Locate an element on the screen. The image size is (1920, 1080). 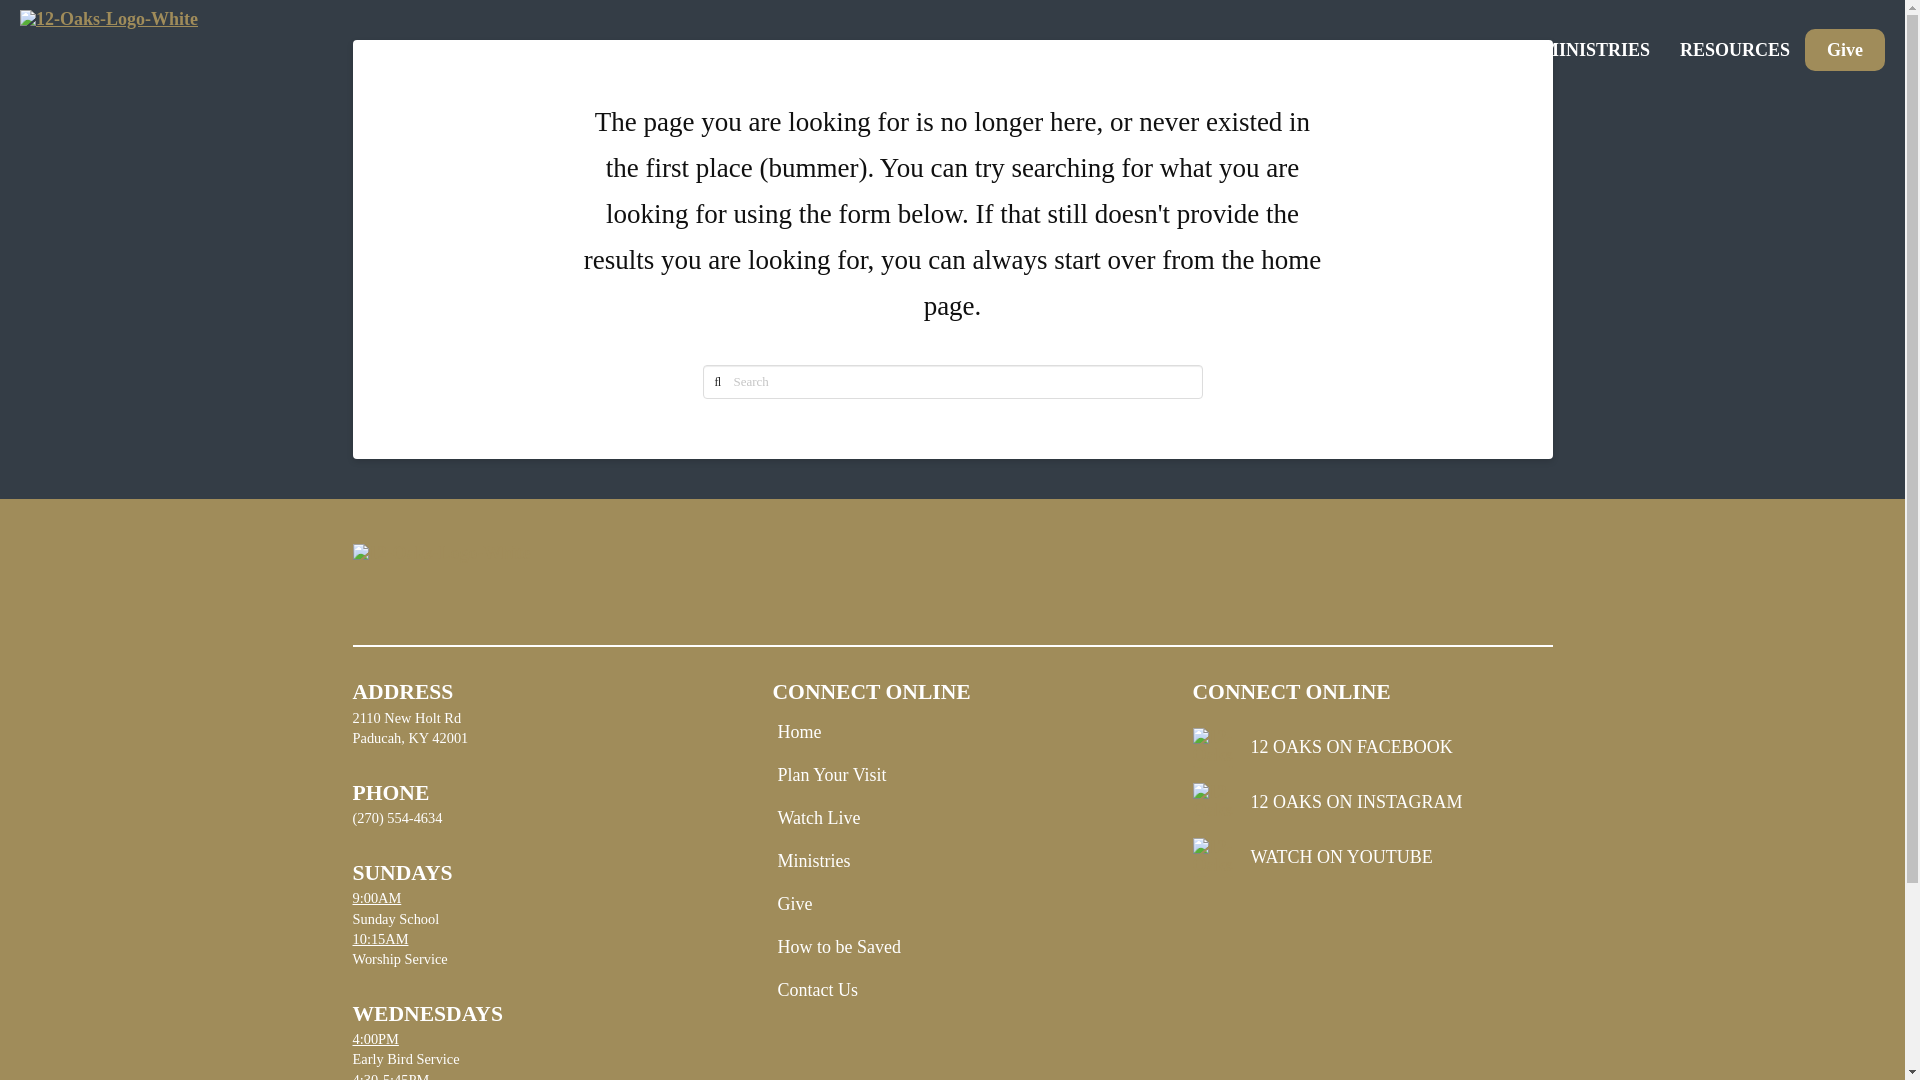
'Home' is located at coordinates (804, 732).